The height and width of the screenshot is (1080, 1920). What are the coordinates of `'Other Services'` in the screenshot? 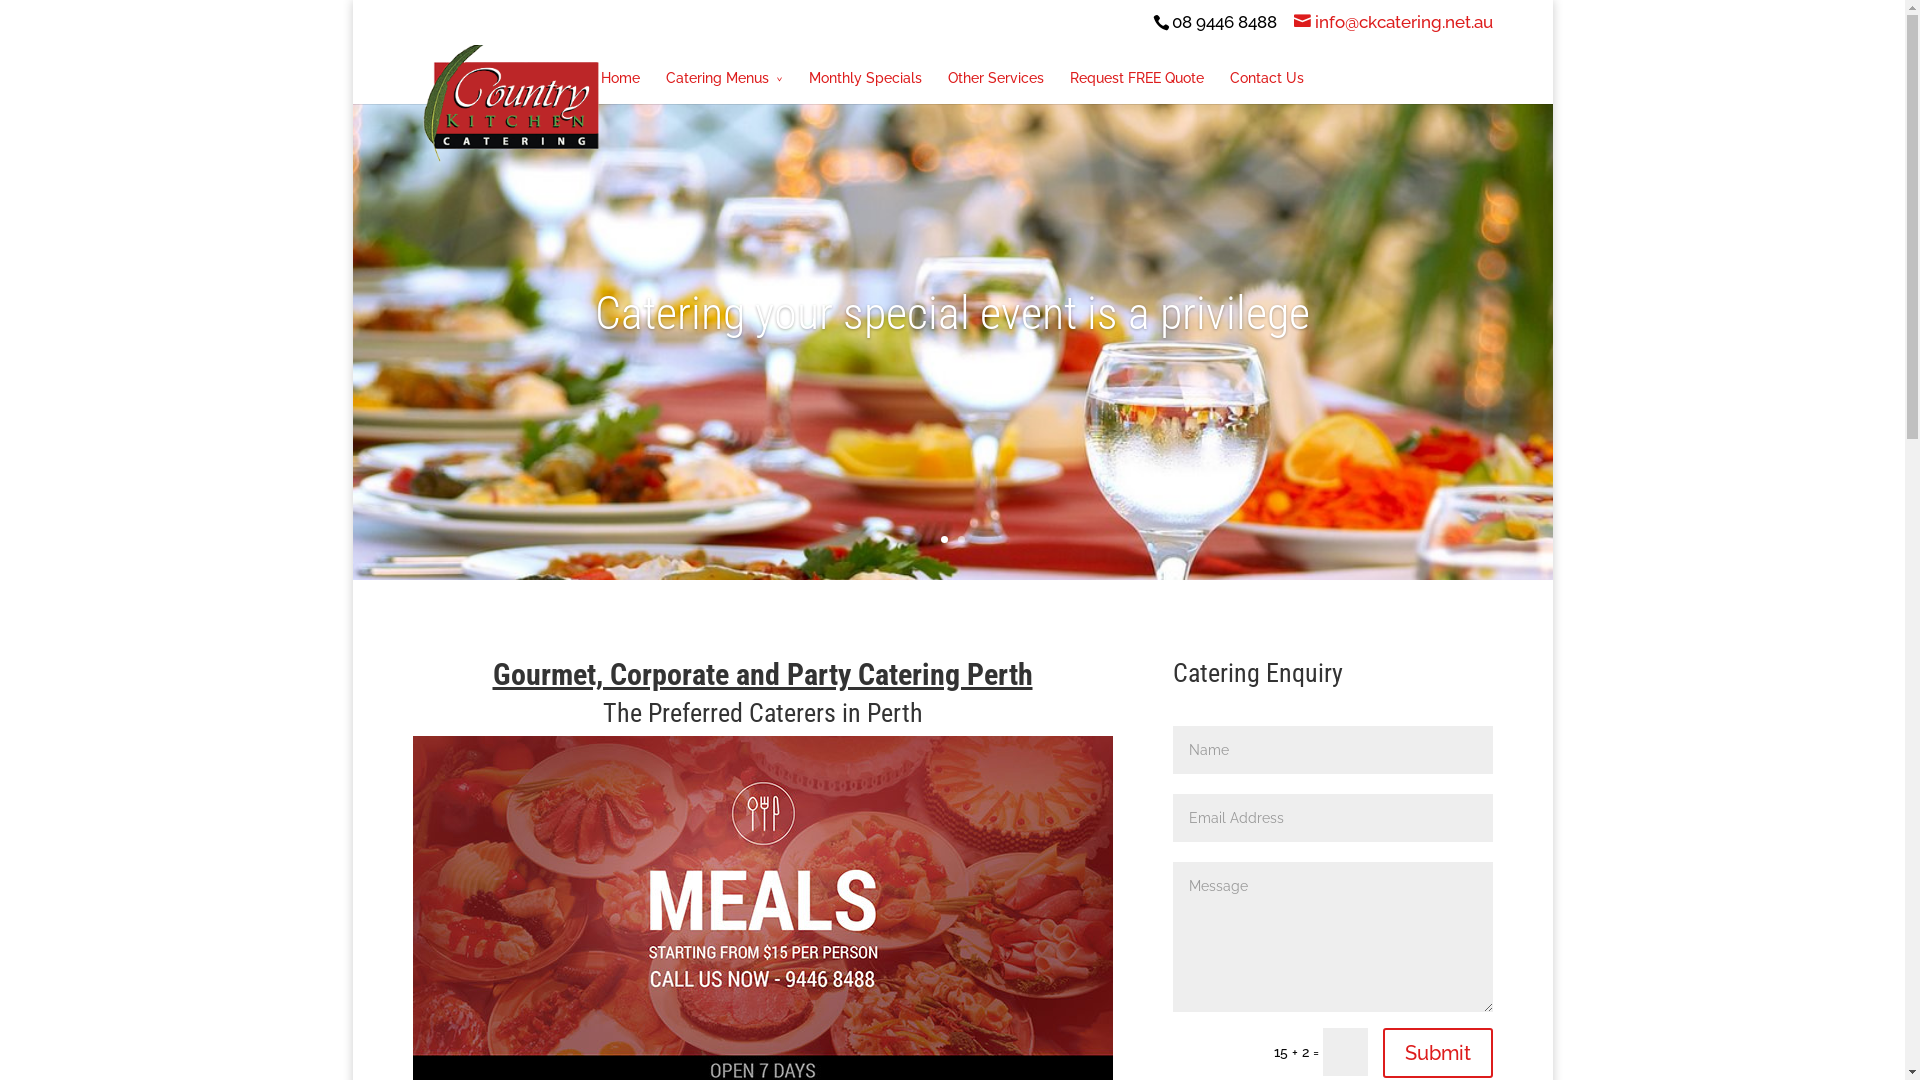 It's located at (947, 84).